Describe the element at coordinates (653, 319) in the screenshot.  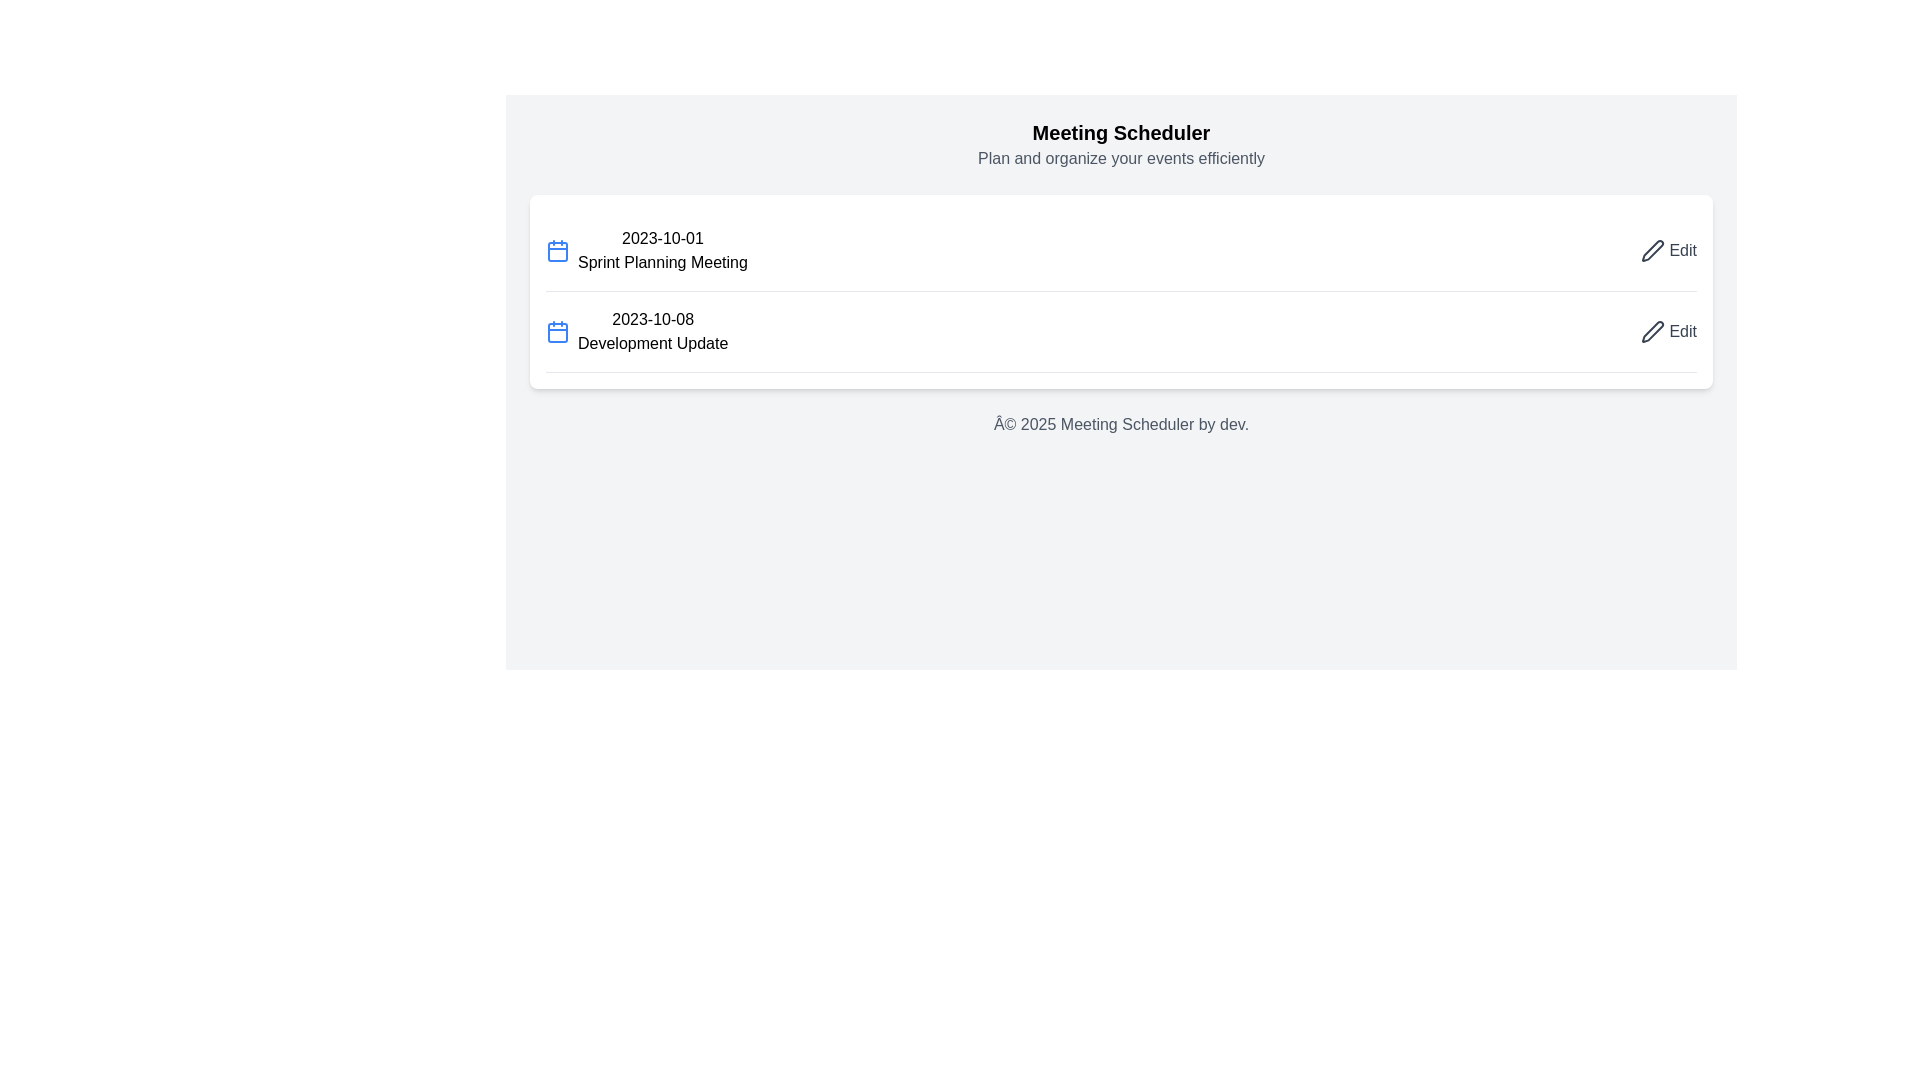
I see `the date label for the event titled 'Development Update', which is located in the second row of a vertically arranged list and aligned to the left of a calendar icon` at that location.